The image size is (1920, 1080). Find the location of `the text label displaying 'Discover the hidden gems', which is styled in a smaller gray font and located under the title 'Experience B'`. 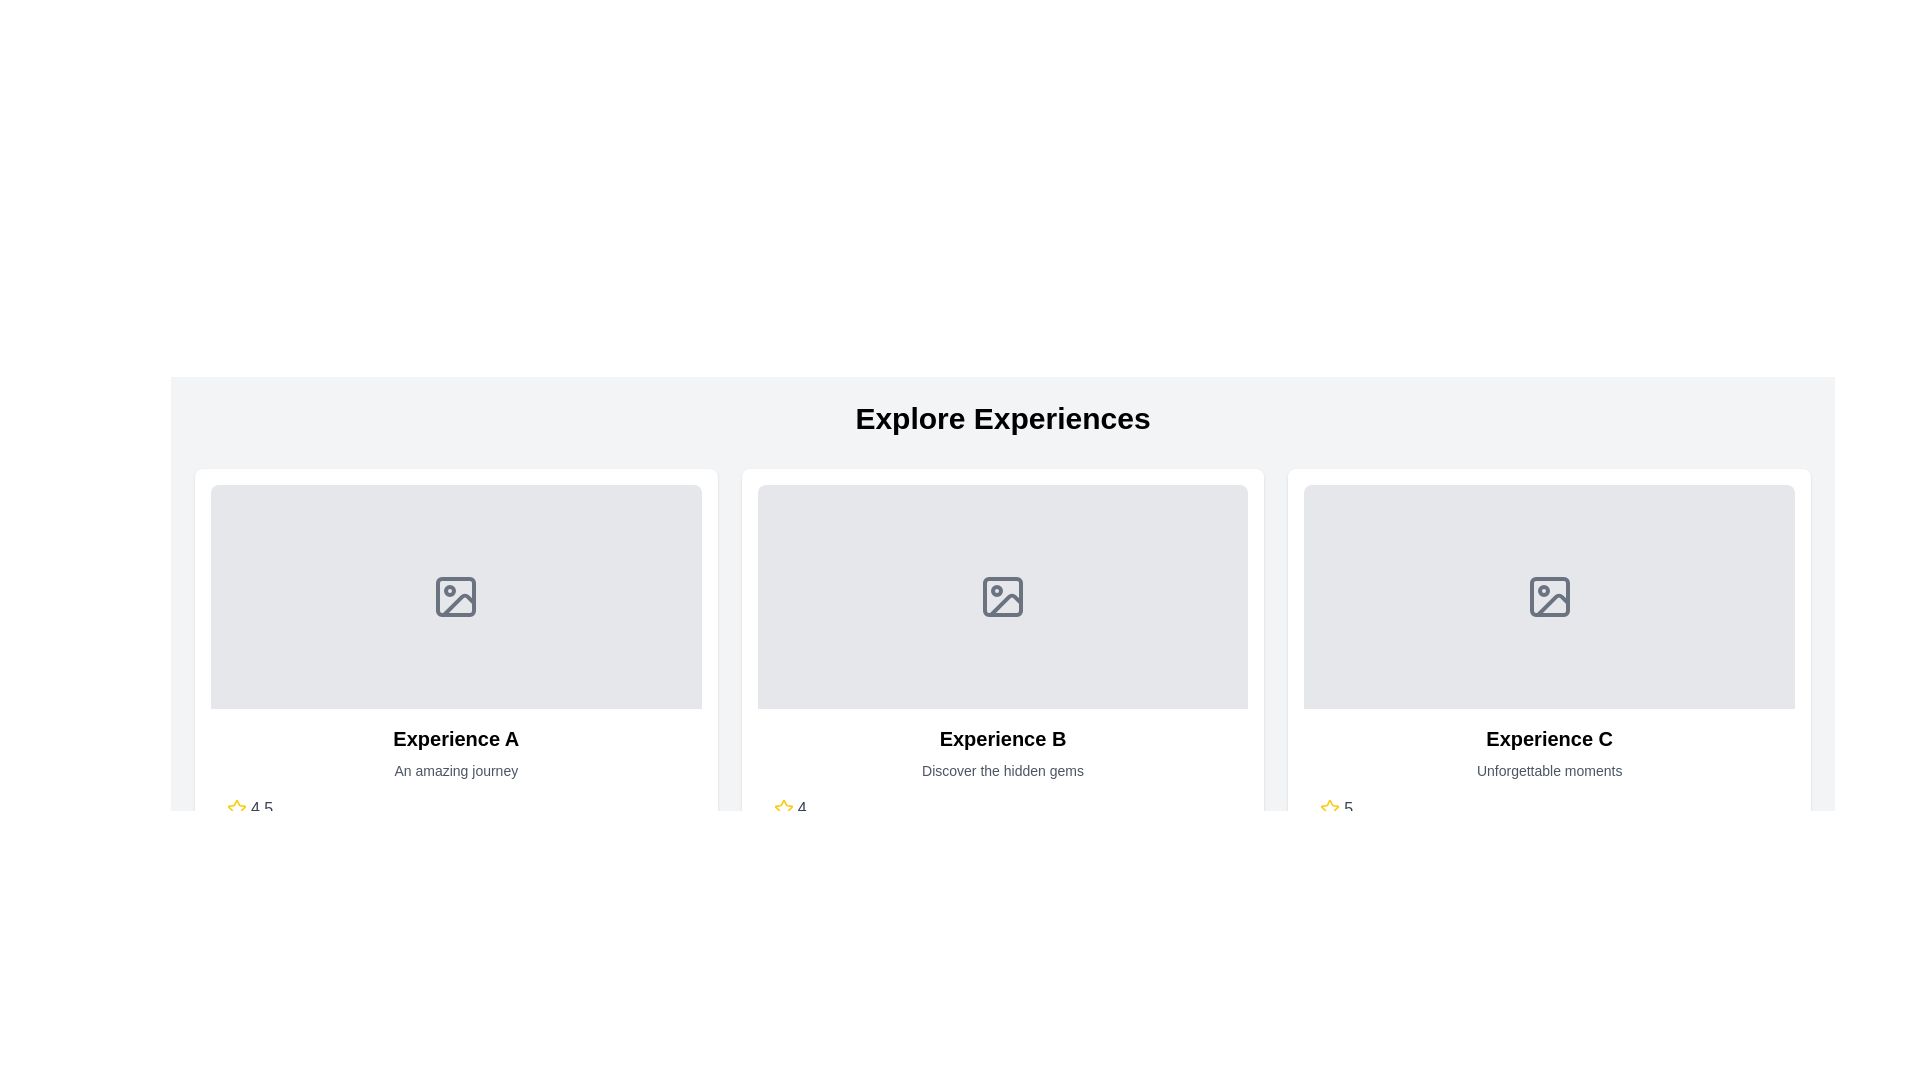

the text label displaying 'Discover the hidden gems', which is styled in a smaller gray font and located under the title 'Experience B' is located at coordinates (1003, 770).